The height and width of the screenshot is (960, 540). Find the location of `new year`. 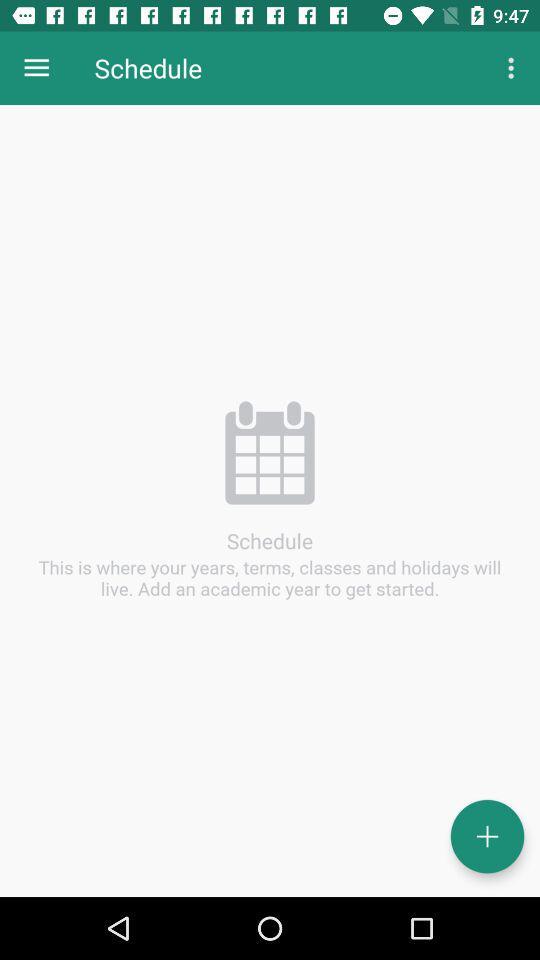

new year is located at coordinates (486, 836).